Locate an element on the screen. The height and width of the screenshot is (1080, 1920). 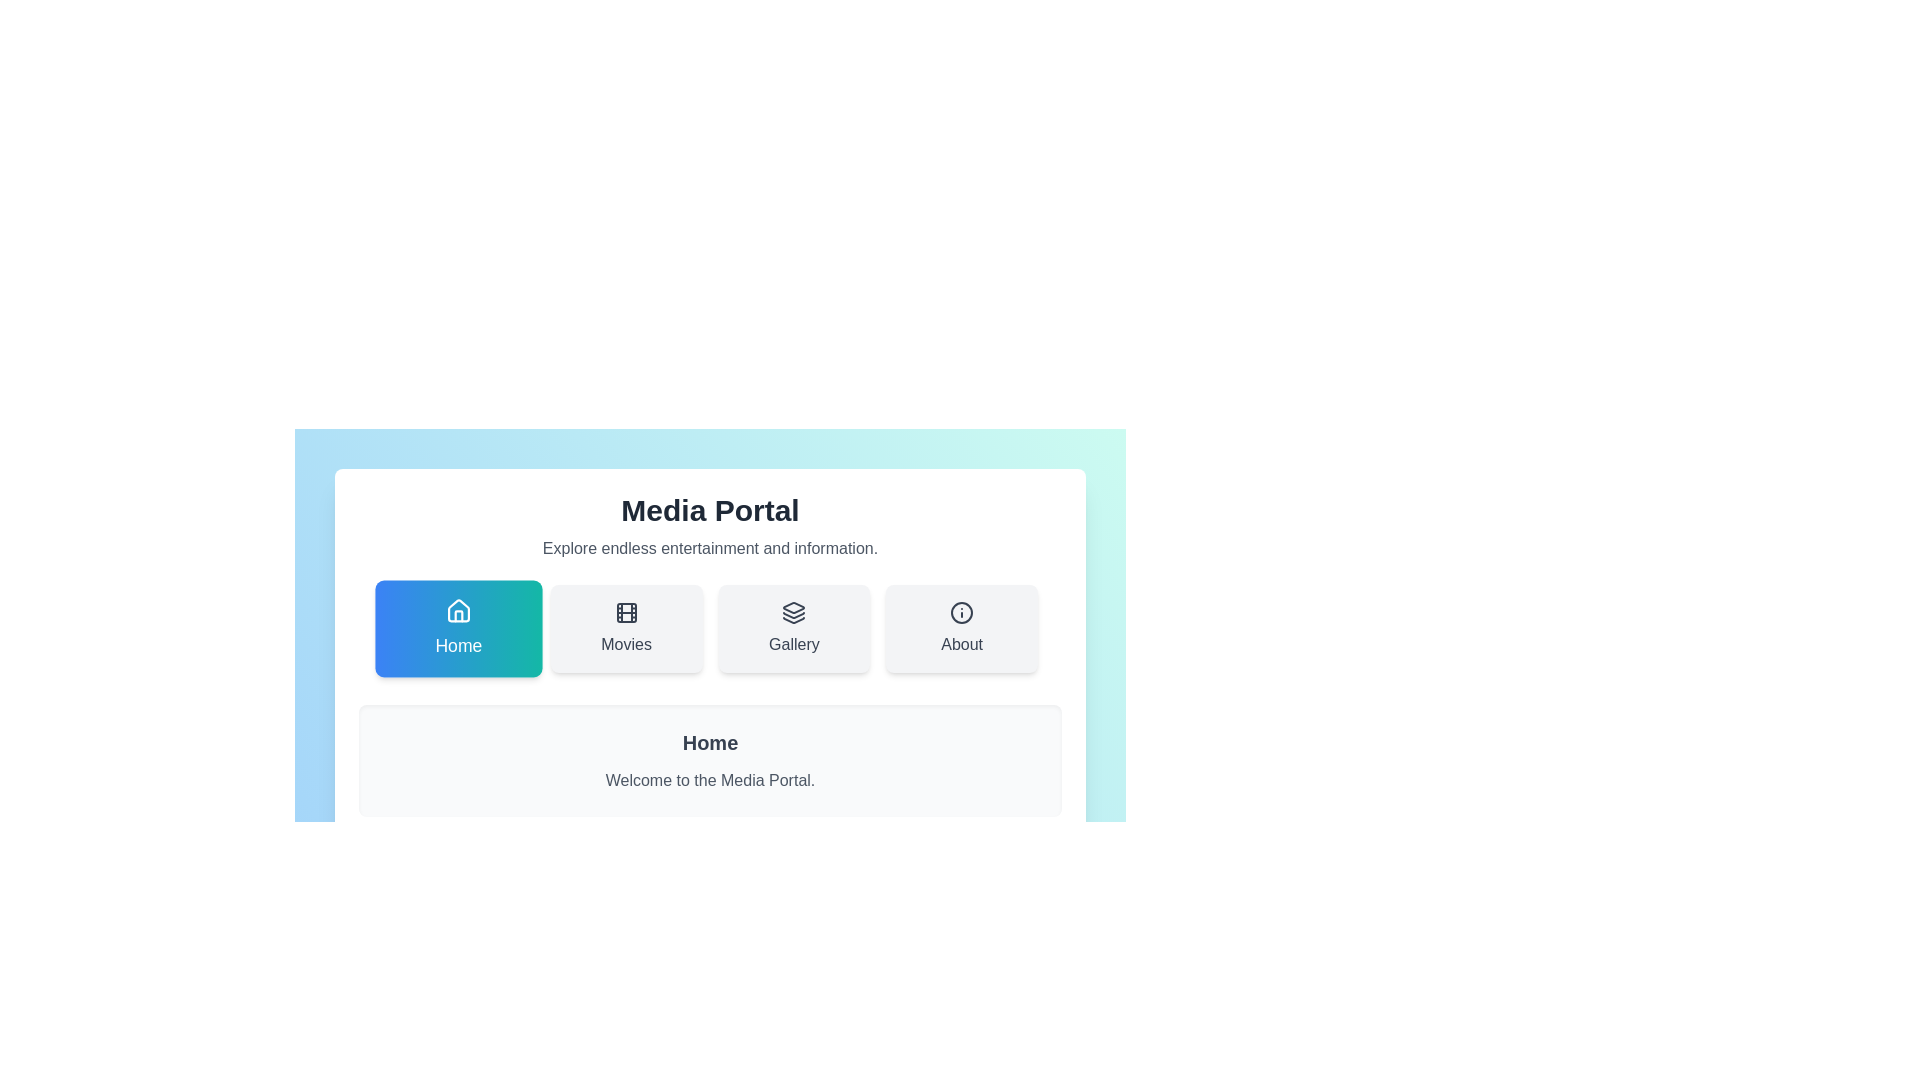
the 'Movies' button, which features a film reel icon and is located below the 'Media Portal' heading is located at coordinates (625, 627).